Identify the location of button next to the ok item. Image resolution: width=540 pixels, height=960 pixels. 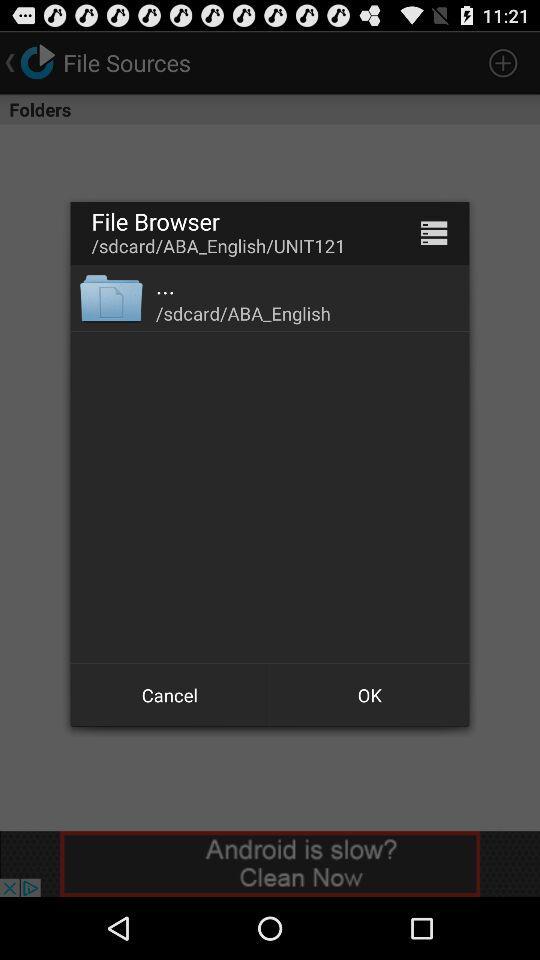
(170, 695).